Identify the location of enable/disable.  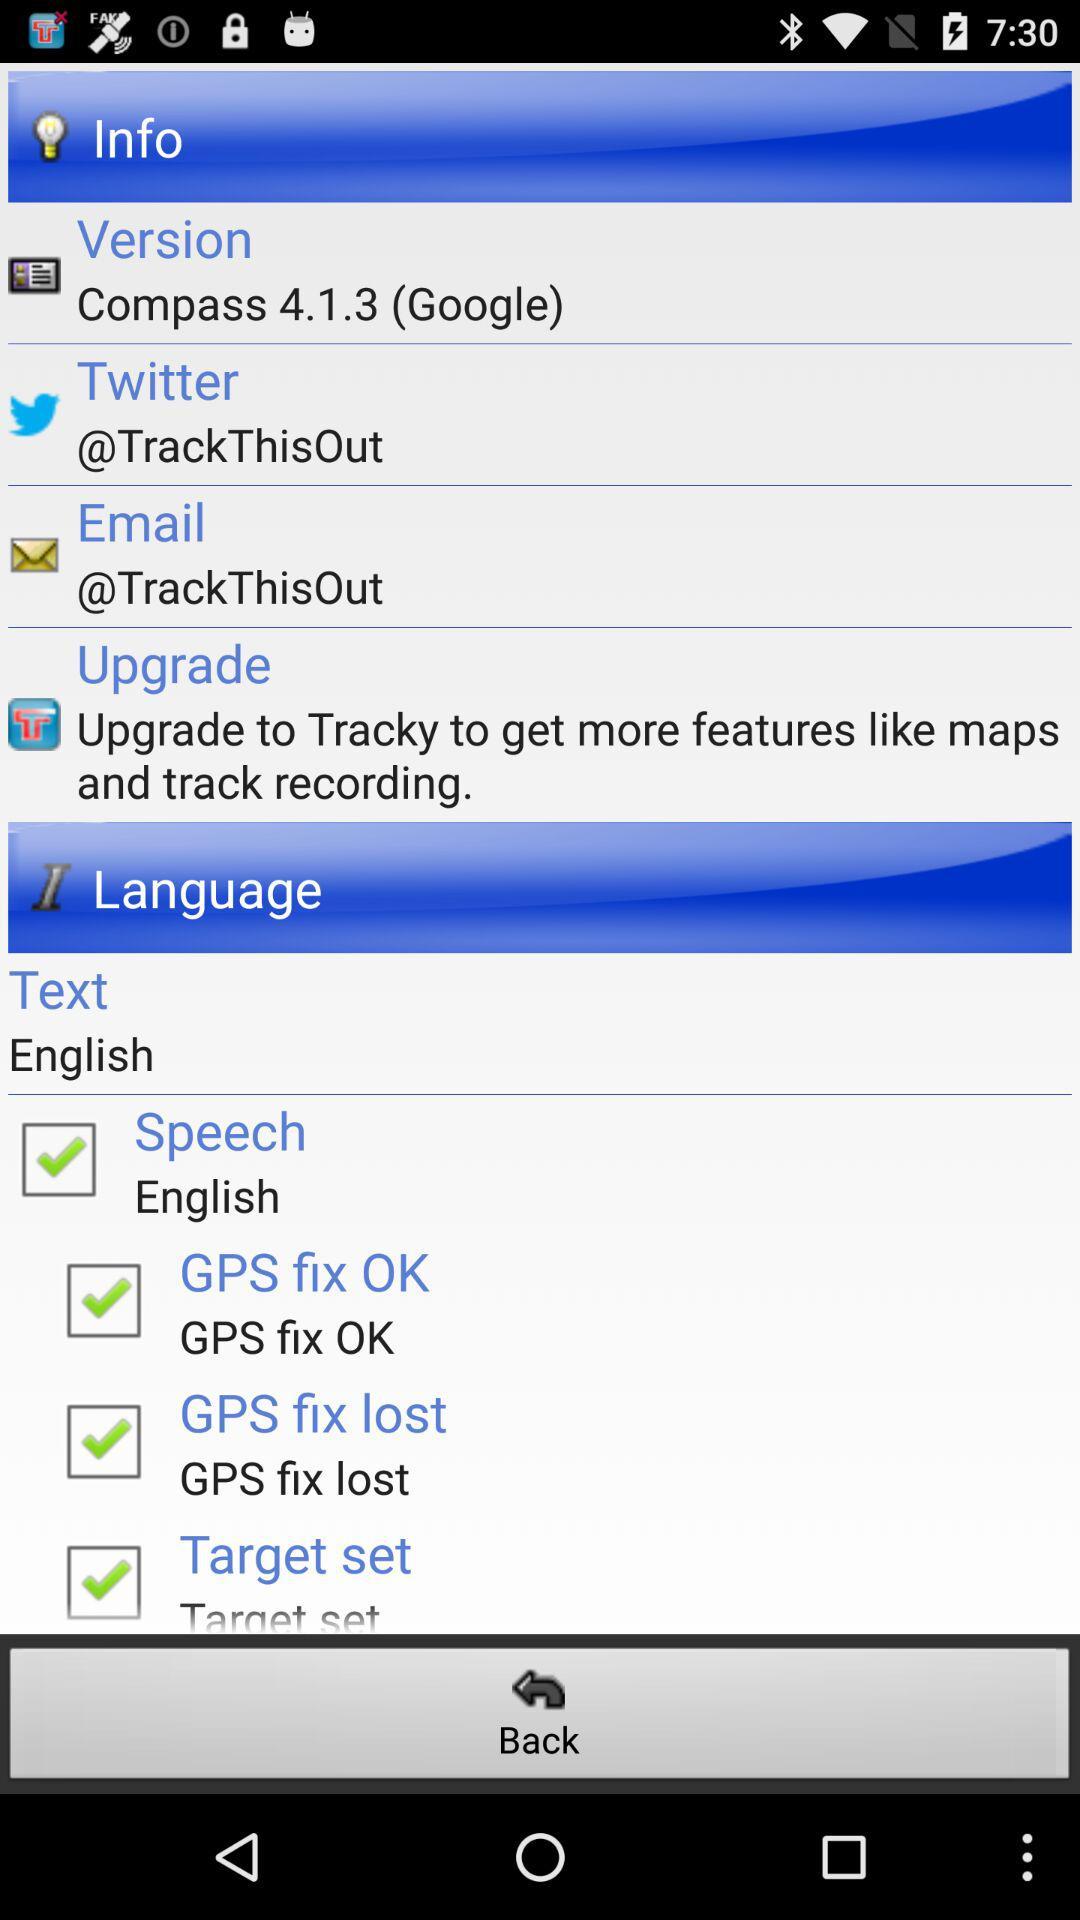
(103, 1575).